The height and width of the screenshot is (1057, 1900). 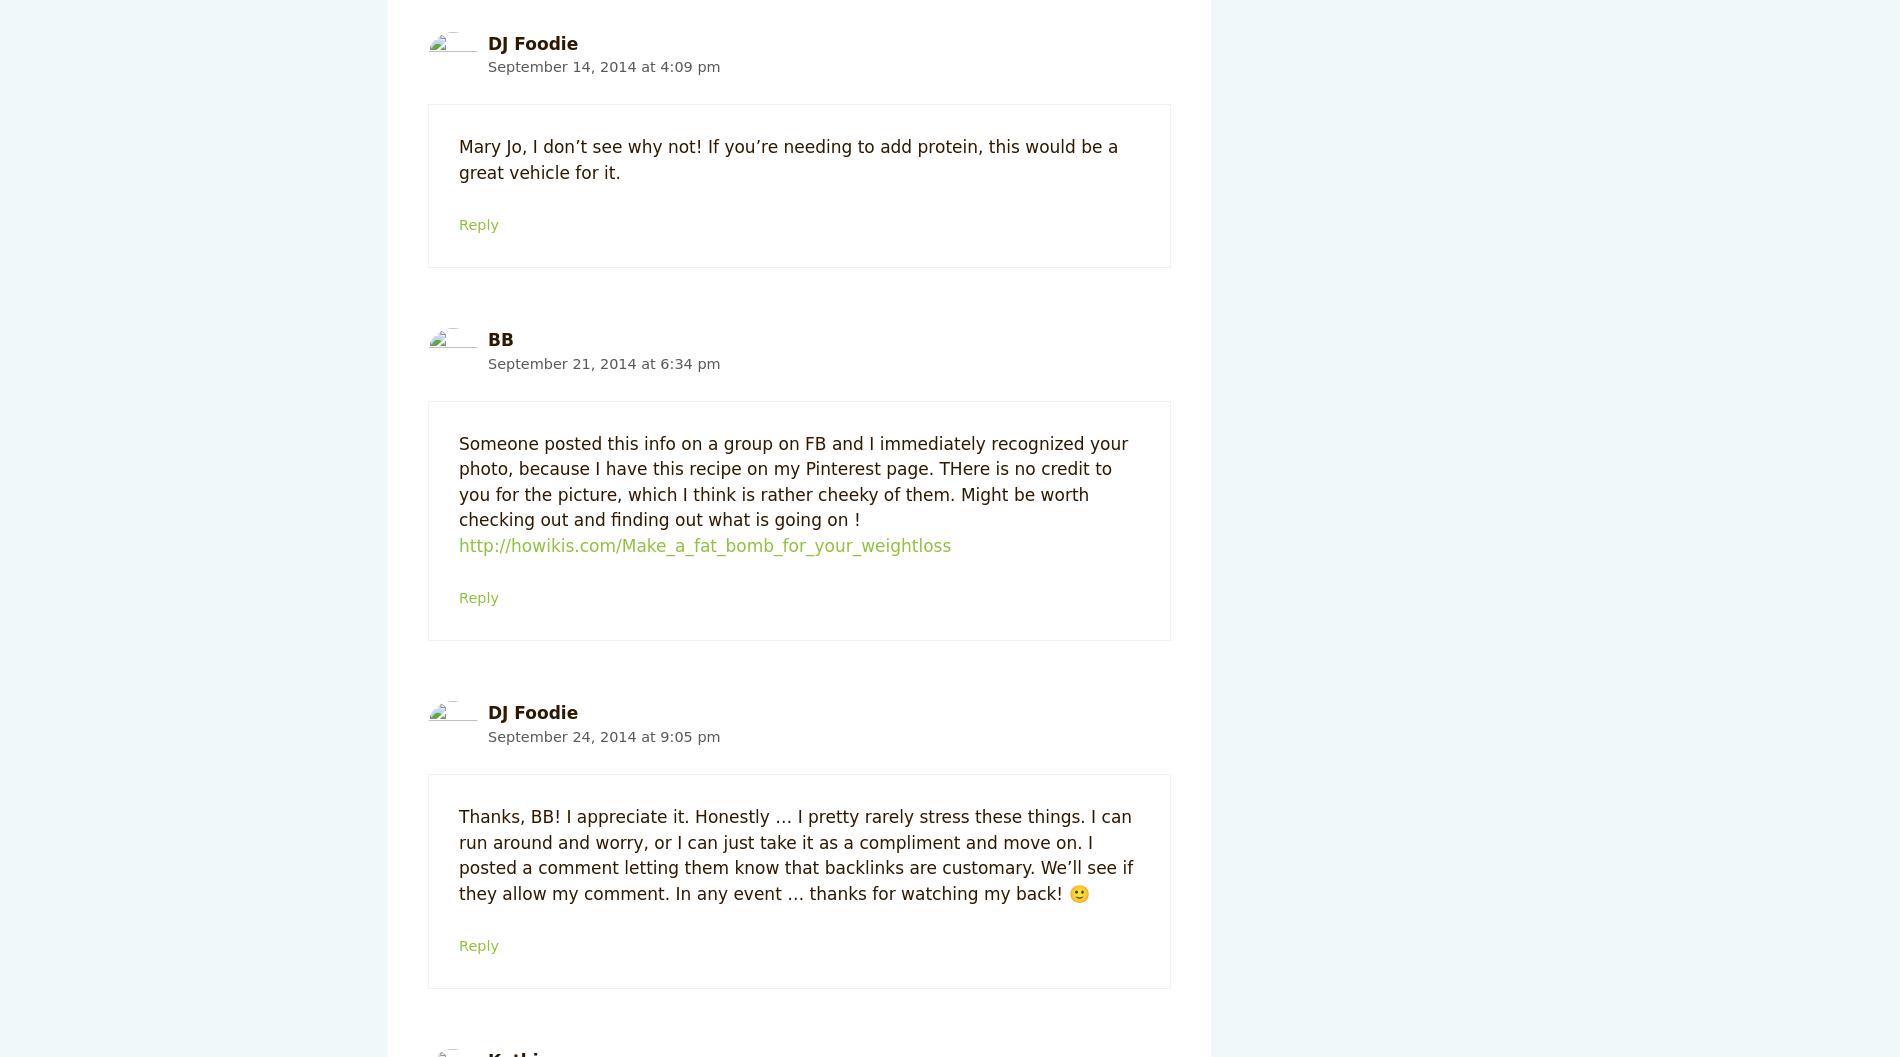 I want to click on 'September 14, 2014 at 4:09 pm', so click(x=487, y=67).